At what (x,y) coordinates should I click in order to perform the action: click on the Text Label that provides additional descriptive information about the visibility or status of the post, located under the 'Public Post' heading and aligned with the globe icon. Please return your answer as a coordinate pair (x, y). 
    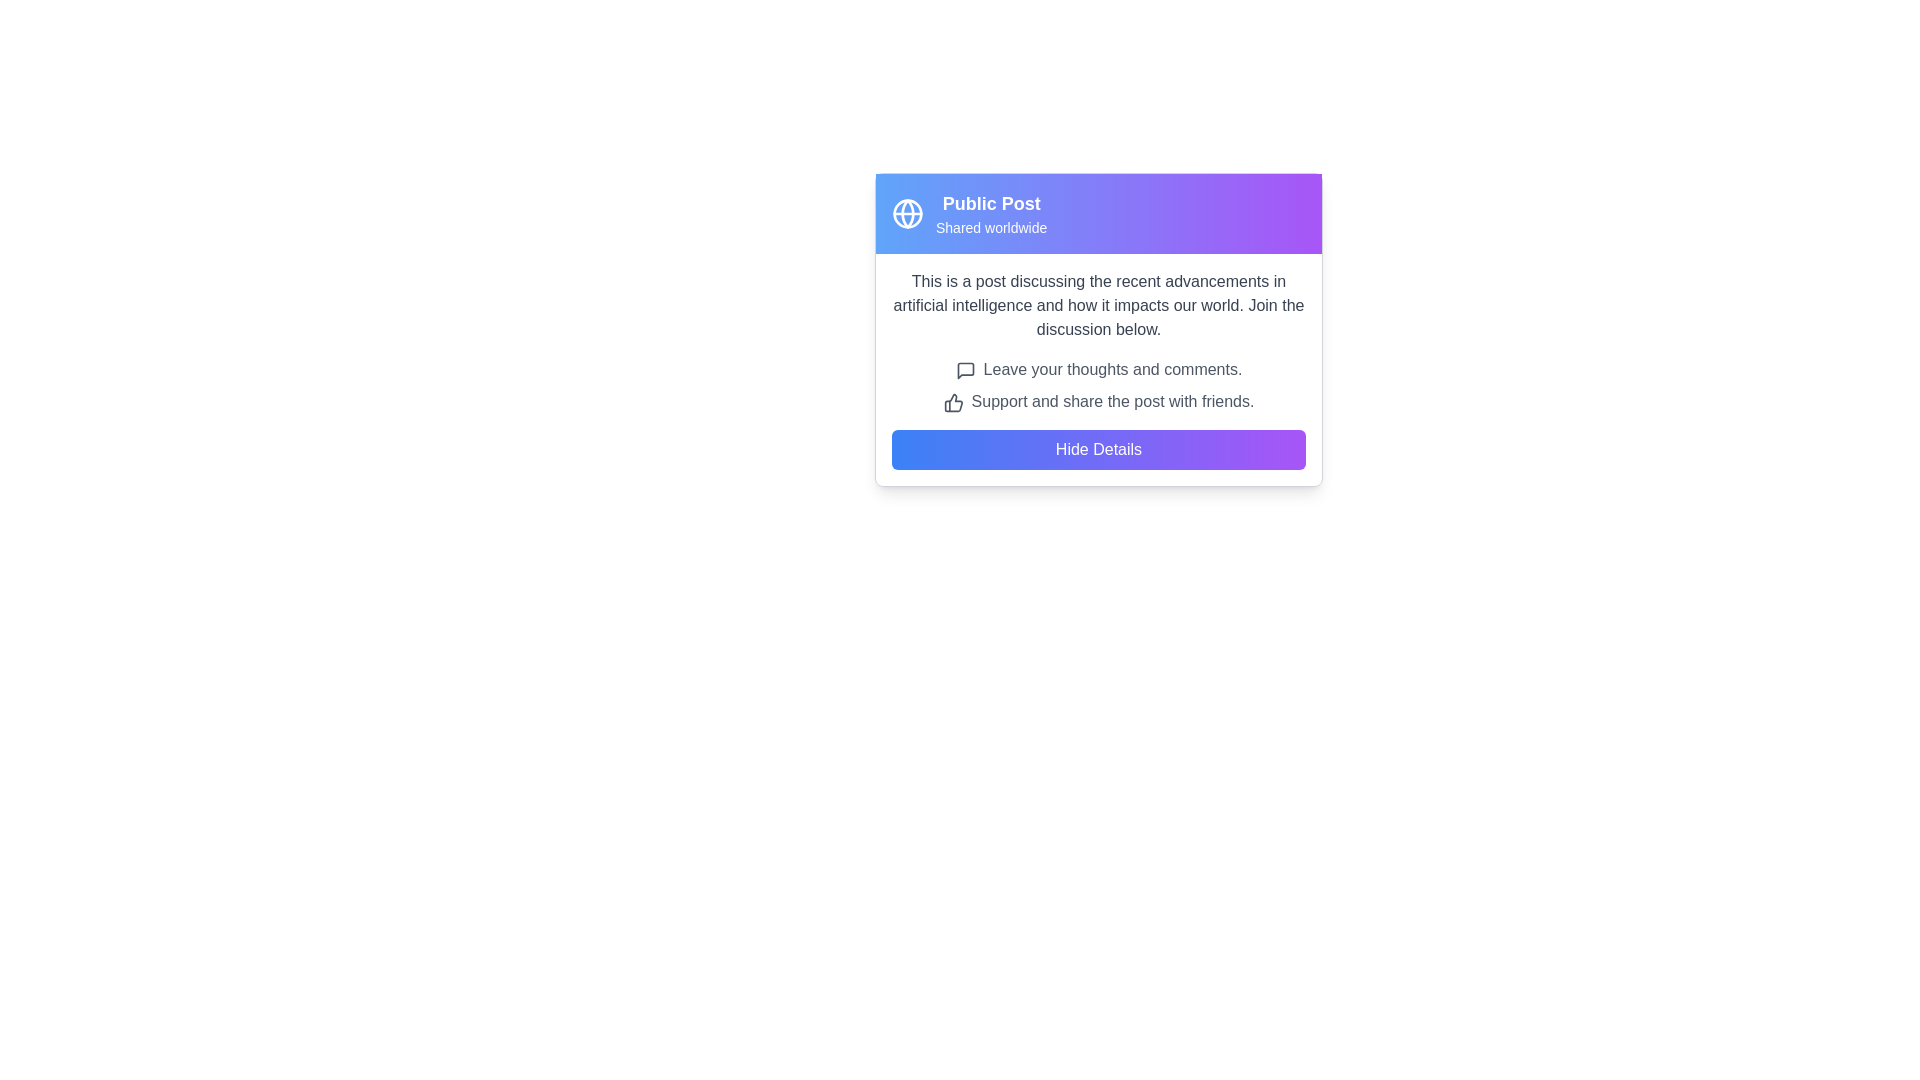
    Looking at the image, I should click on (991, 226).